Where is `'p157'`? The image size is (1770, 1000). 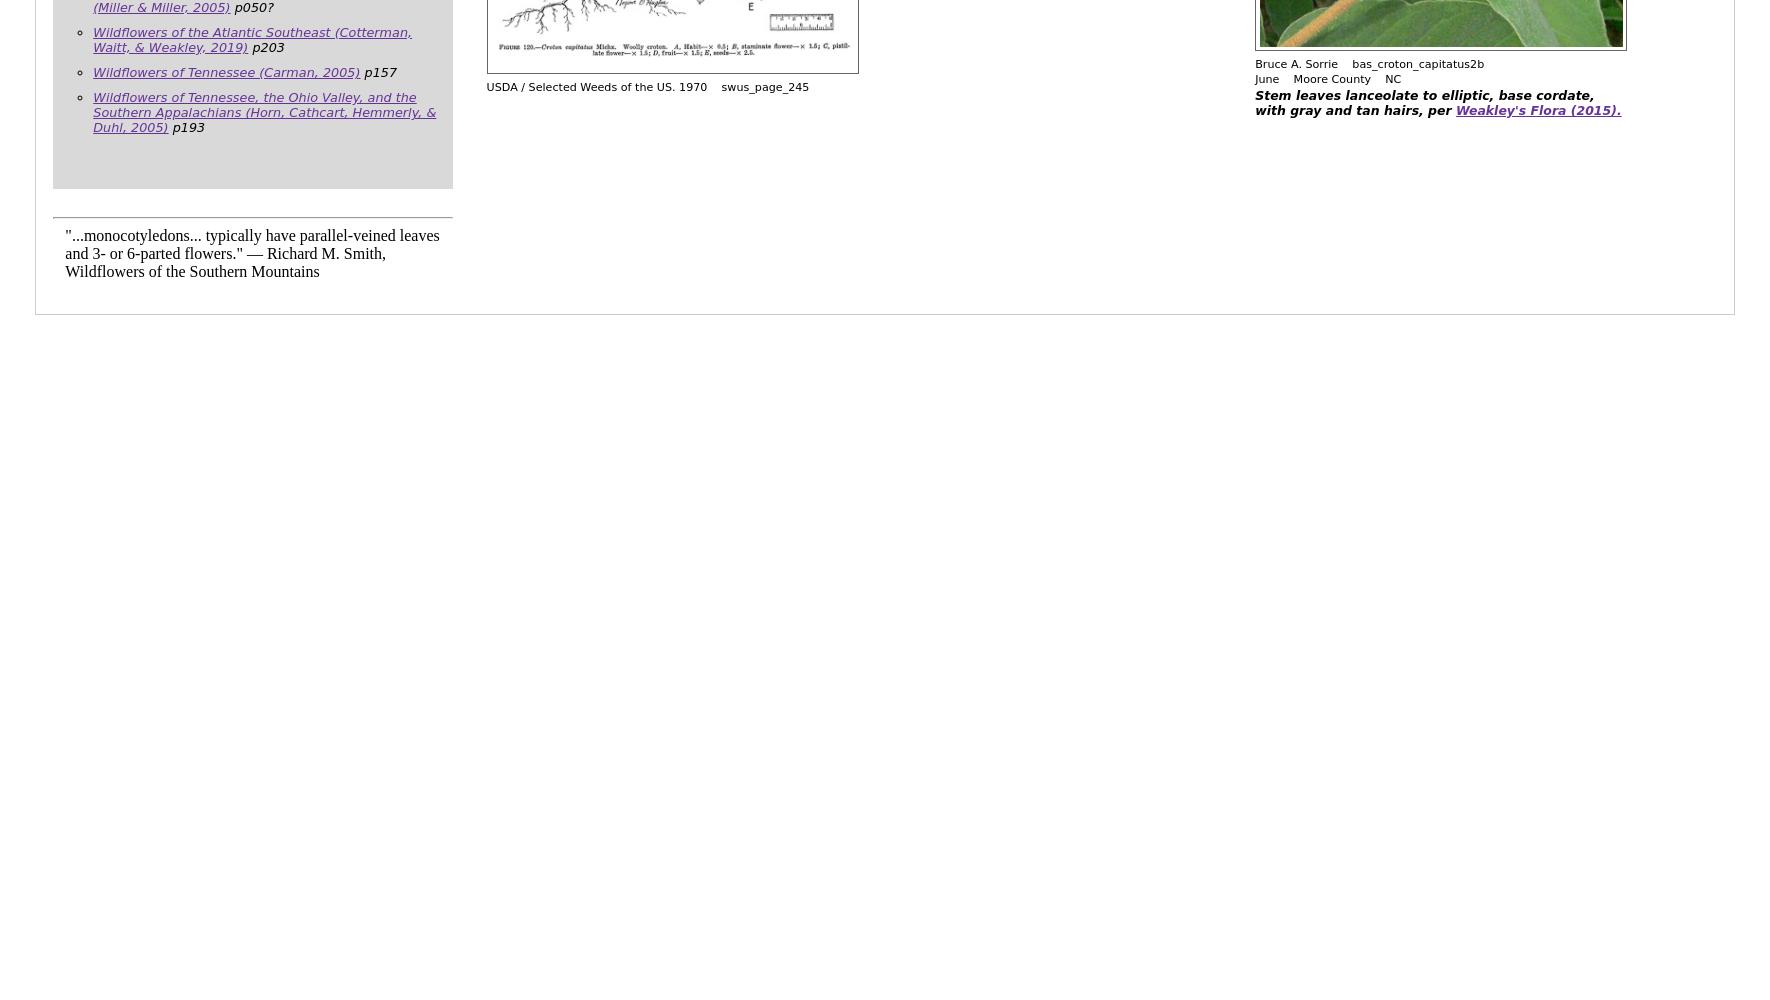
'p157' is located at coordinates (377, 71).